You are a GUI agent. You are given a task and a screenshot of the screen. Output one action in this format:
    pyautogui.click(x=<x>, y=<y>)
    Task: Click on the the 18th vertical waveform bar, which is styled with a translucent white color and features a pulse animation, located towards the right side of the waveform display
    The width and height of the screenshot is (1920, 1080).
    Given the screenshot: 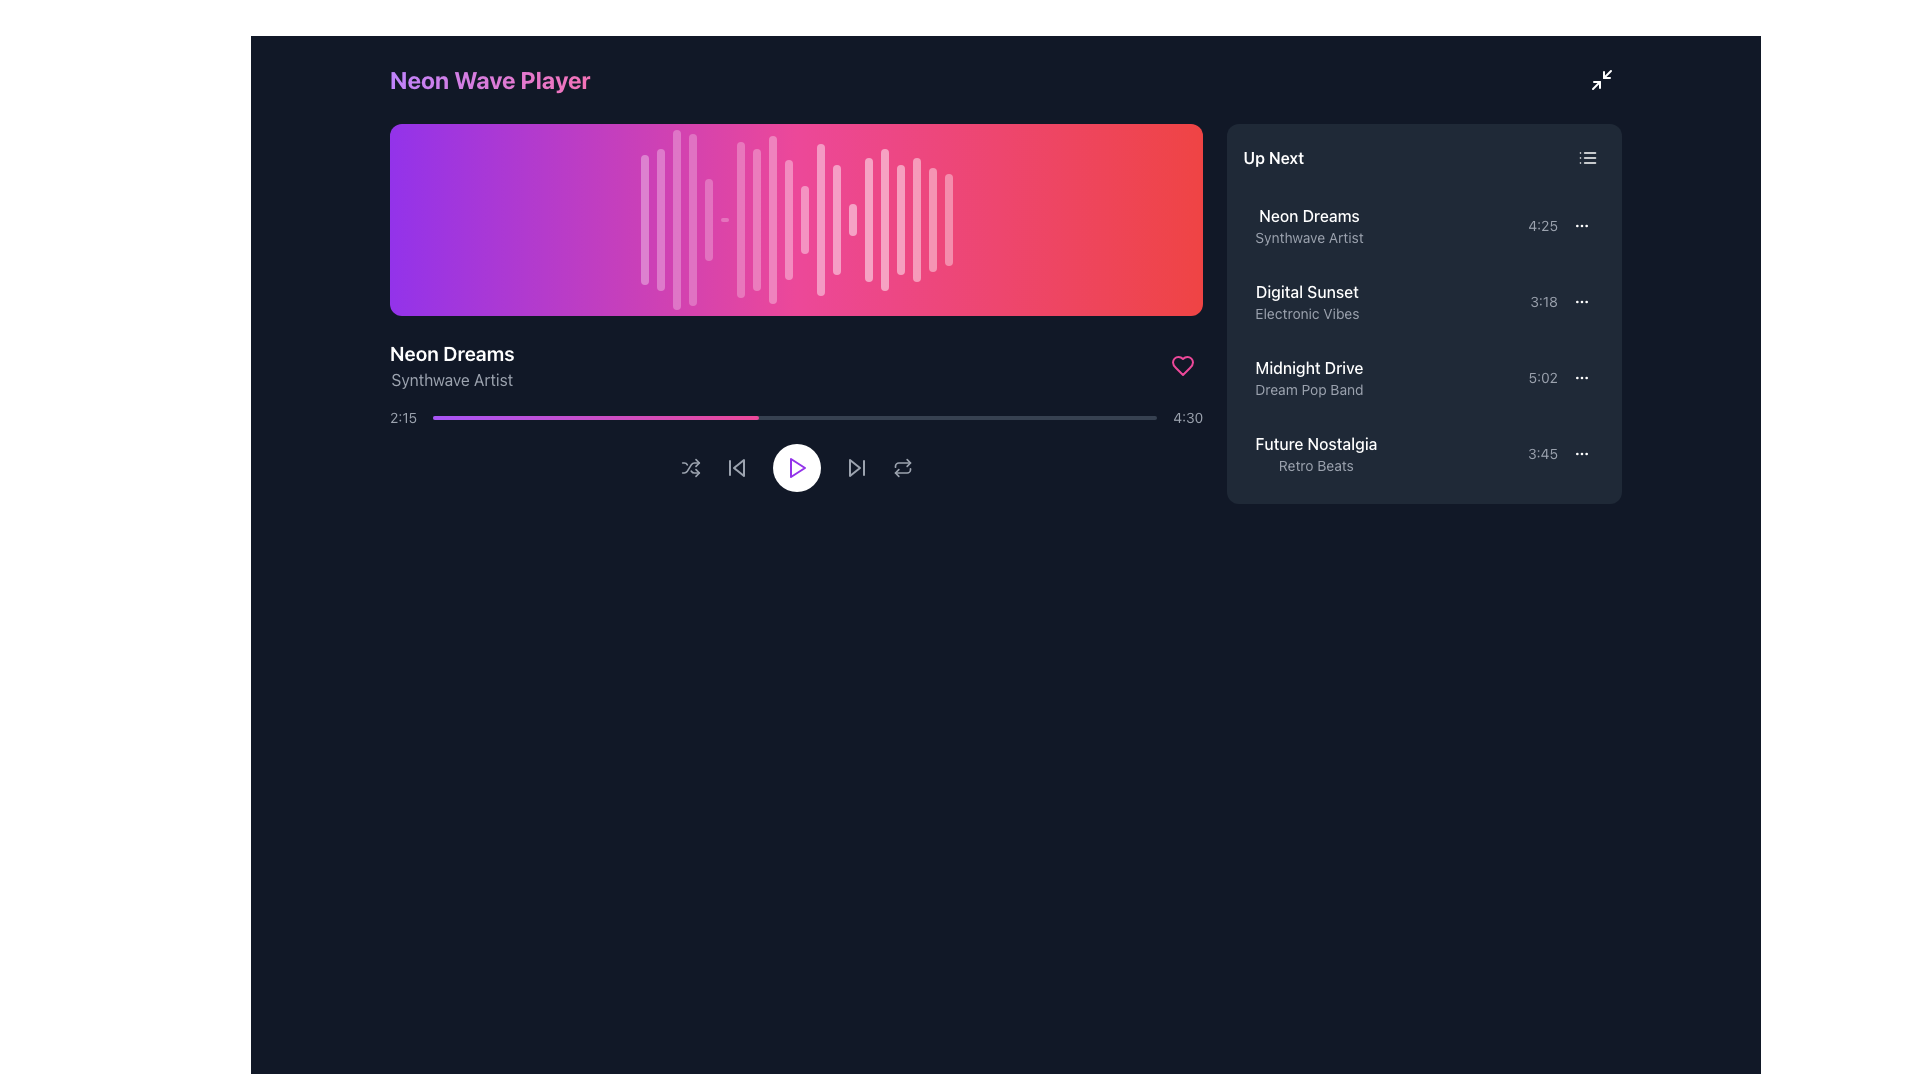 What is the action you would take?
    pyautogui.click(x=915, y=219)
    